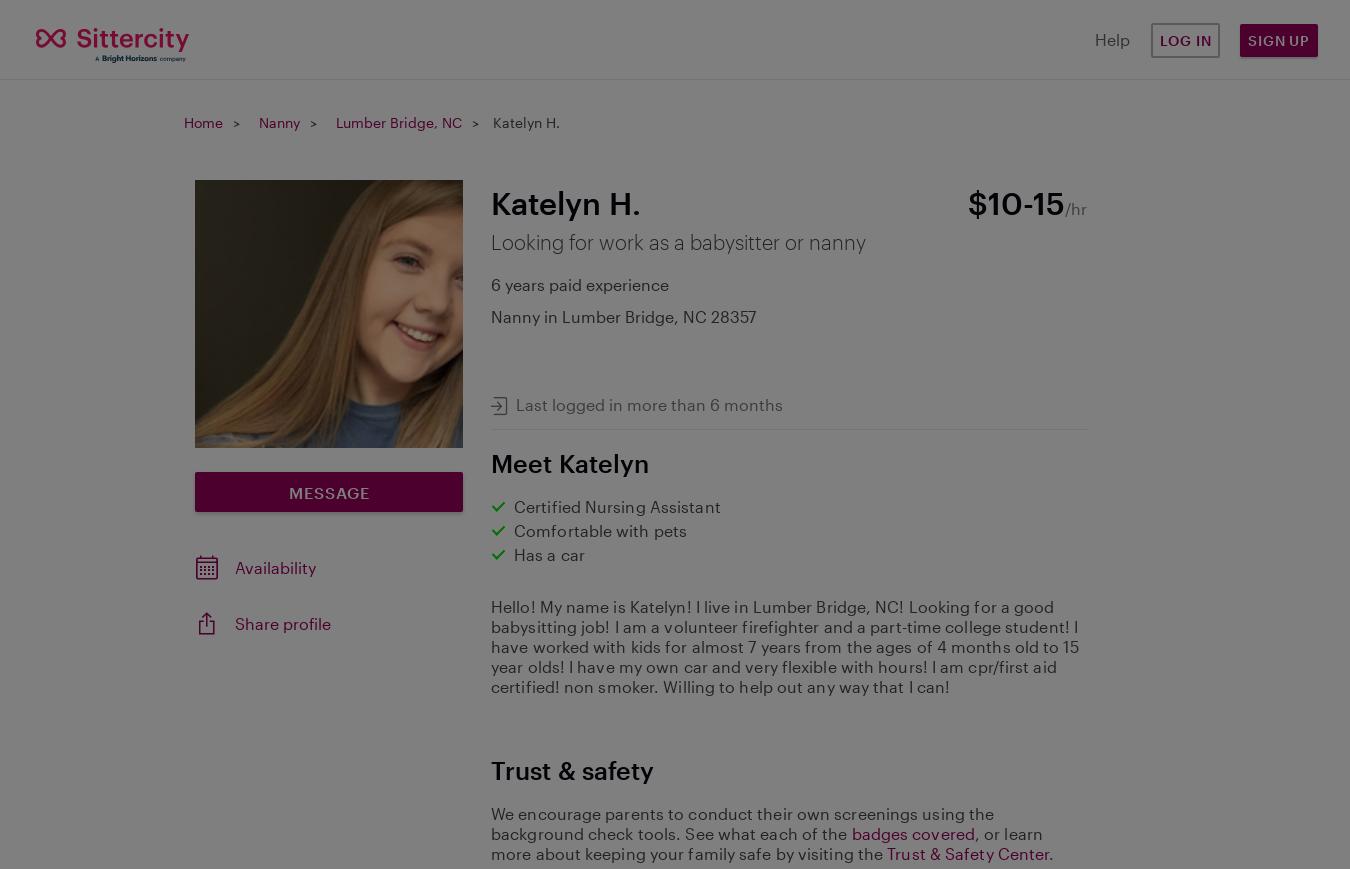  I want to click on 'Home', so click(184, 121).